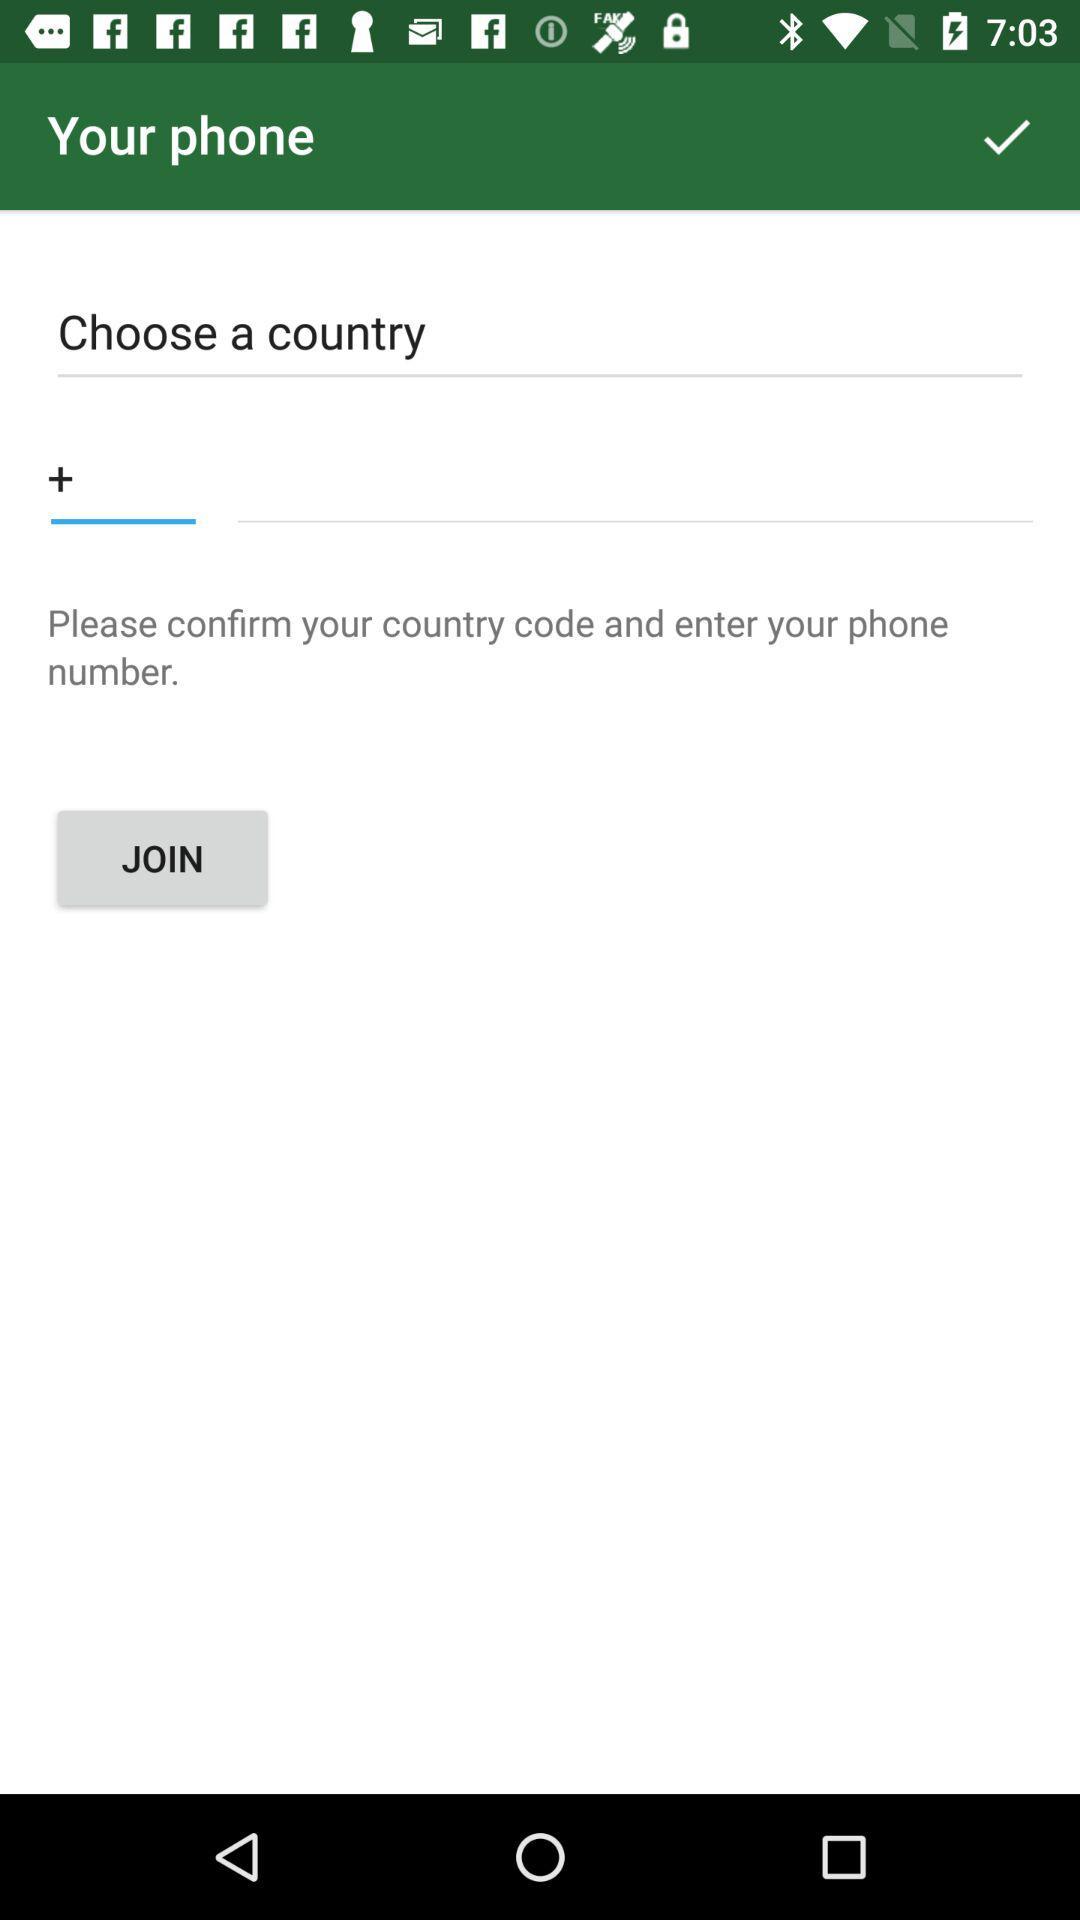 The image size is (1080, 1920). I want to click on country code, so click(123, 475).